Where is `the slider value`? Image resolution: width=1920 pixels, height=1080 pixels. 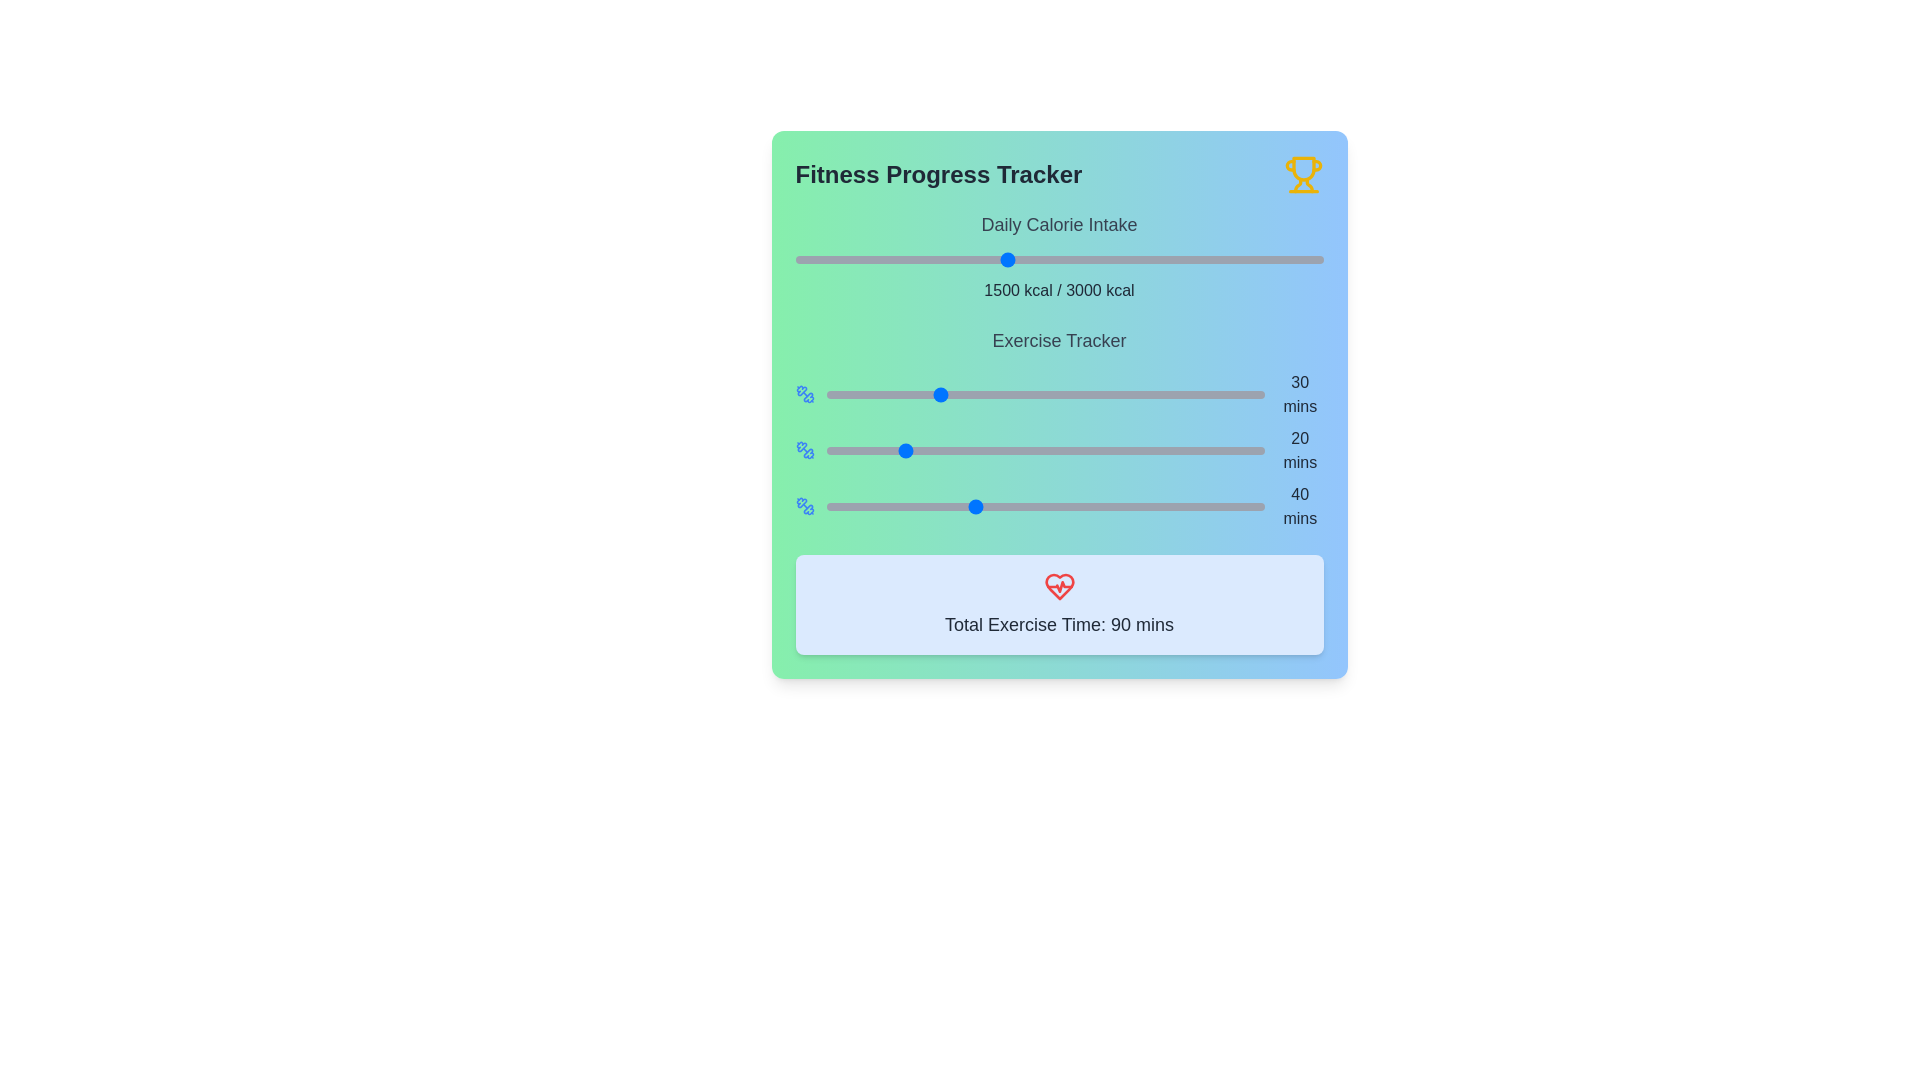
the slider value is located at coordinates (1188, 451).